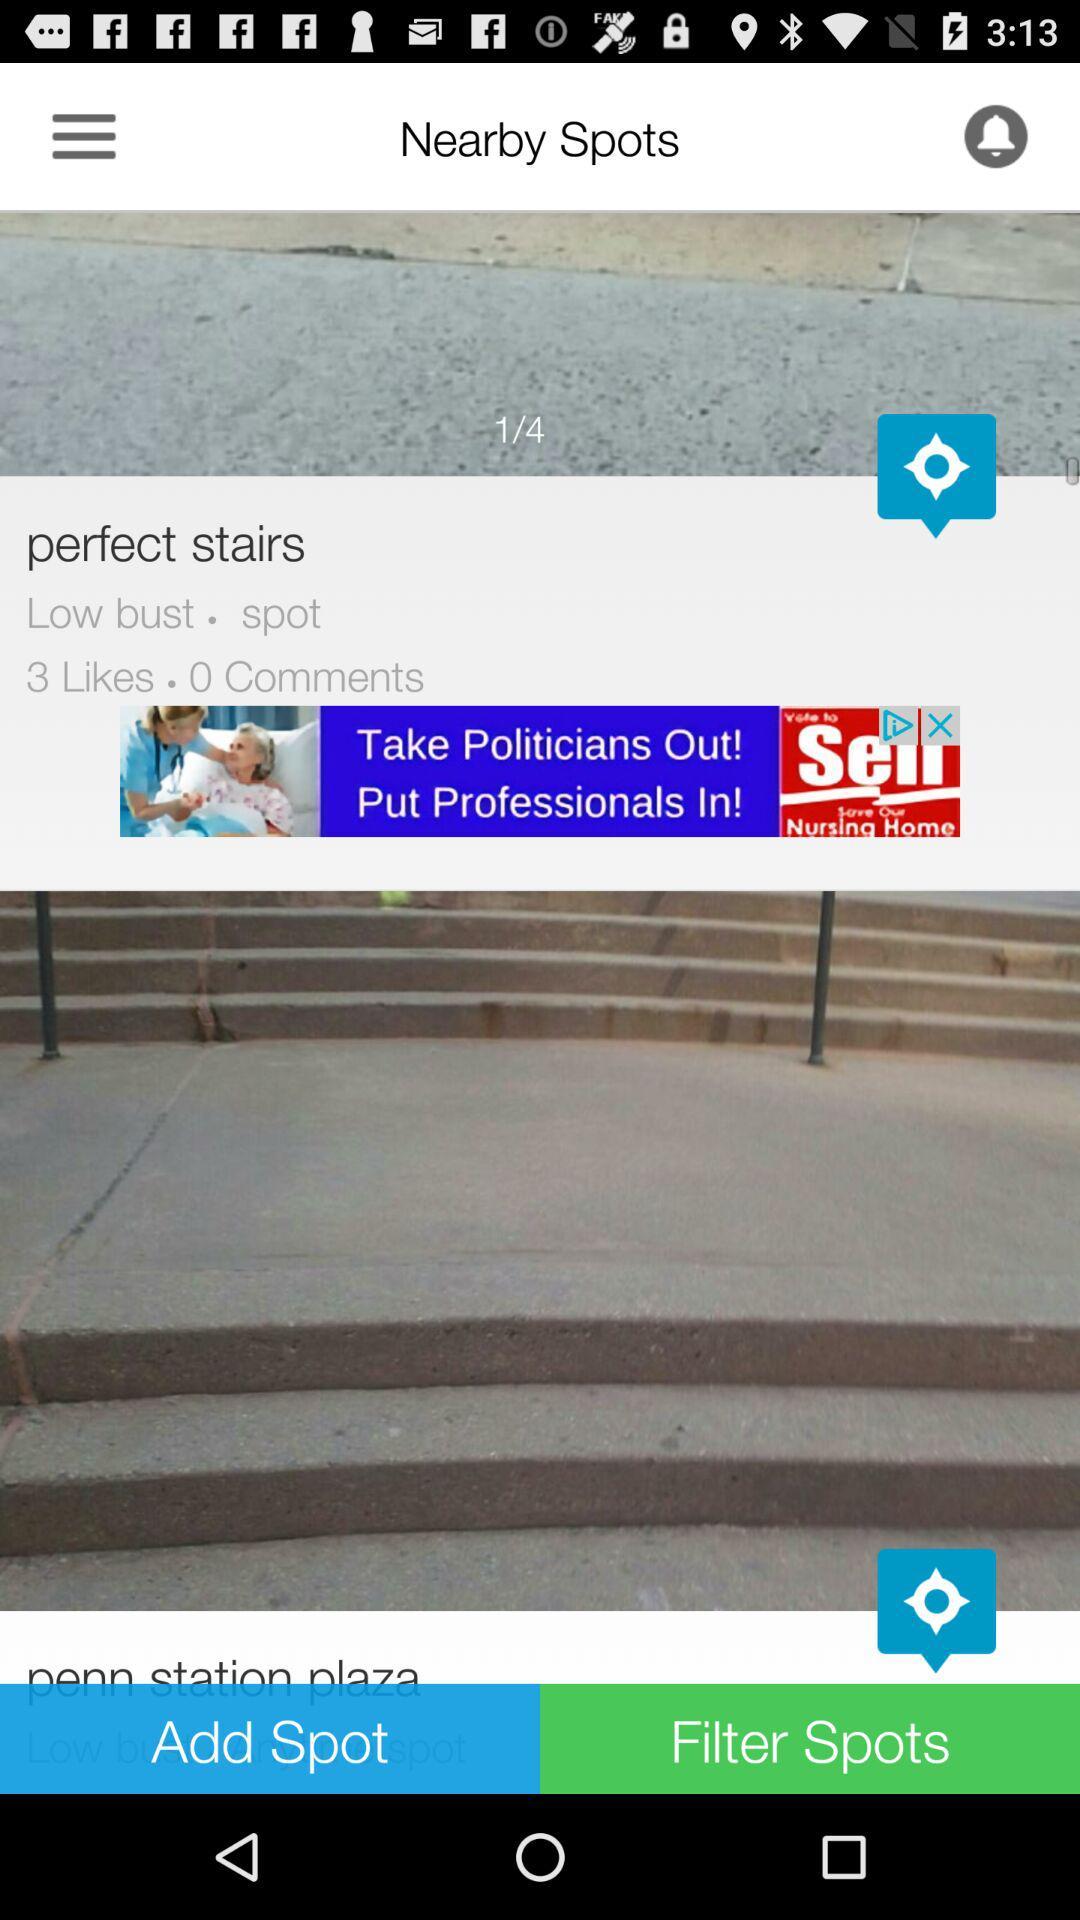 This screenshot has height=1920, width=1080. Describe the element at coordinates (936, 475) in the screenshot. I see `see on map` at that location.